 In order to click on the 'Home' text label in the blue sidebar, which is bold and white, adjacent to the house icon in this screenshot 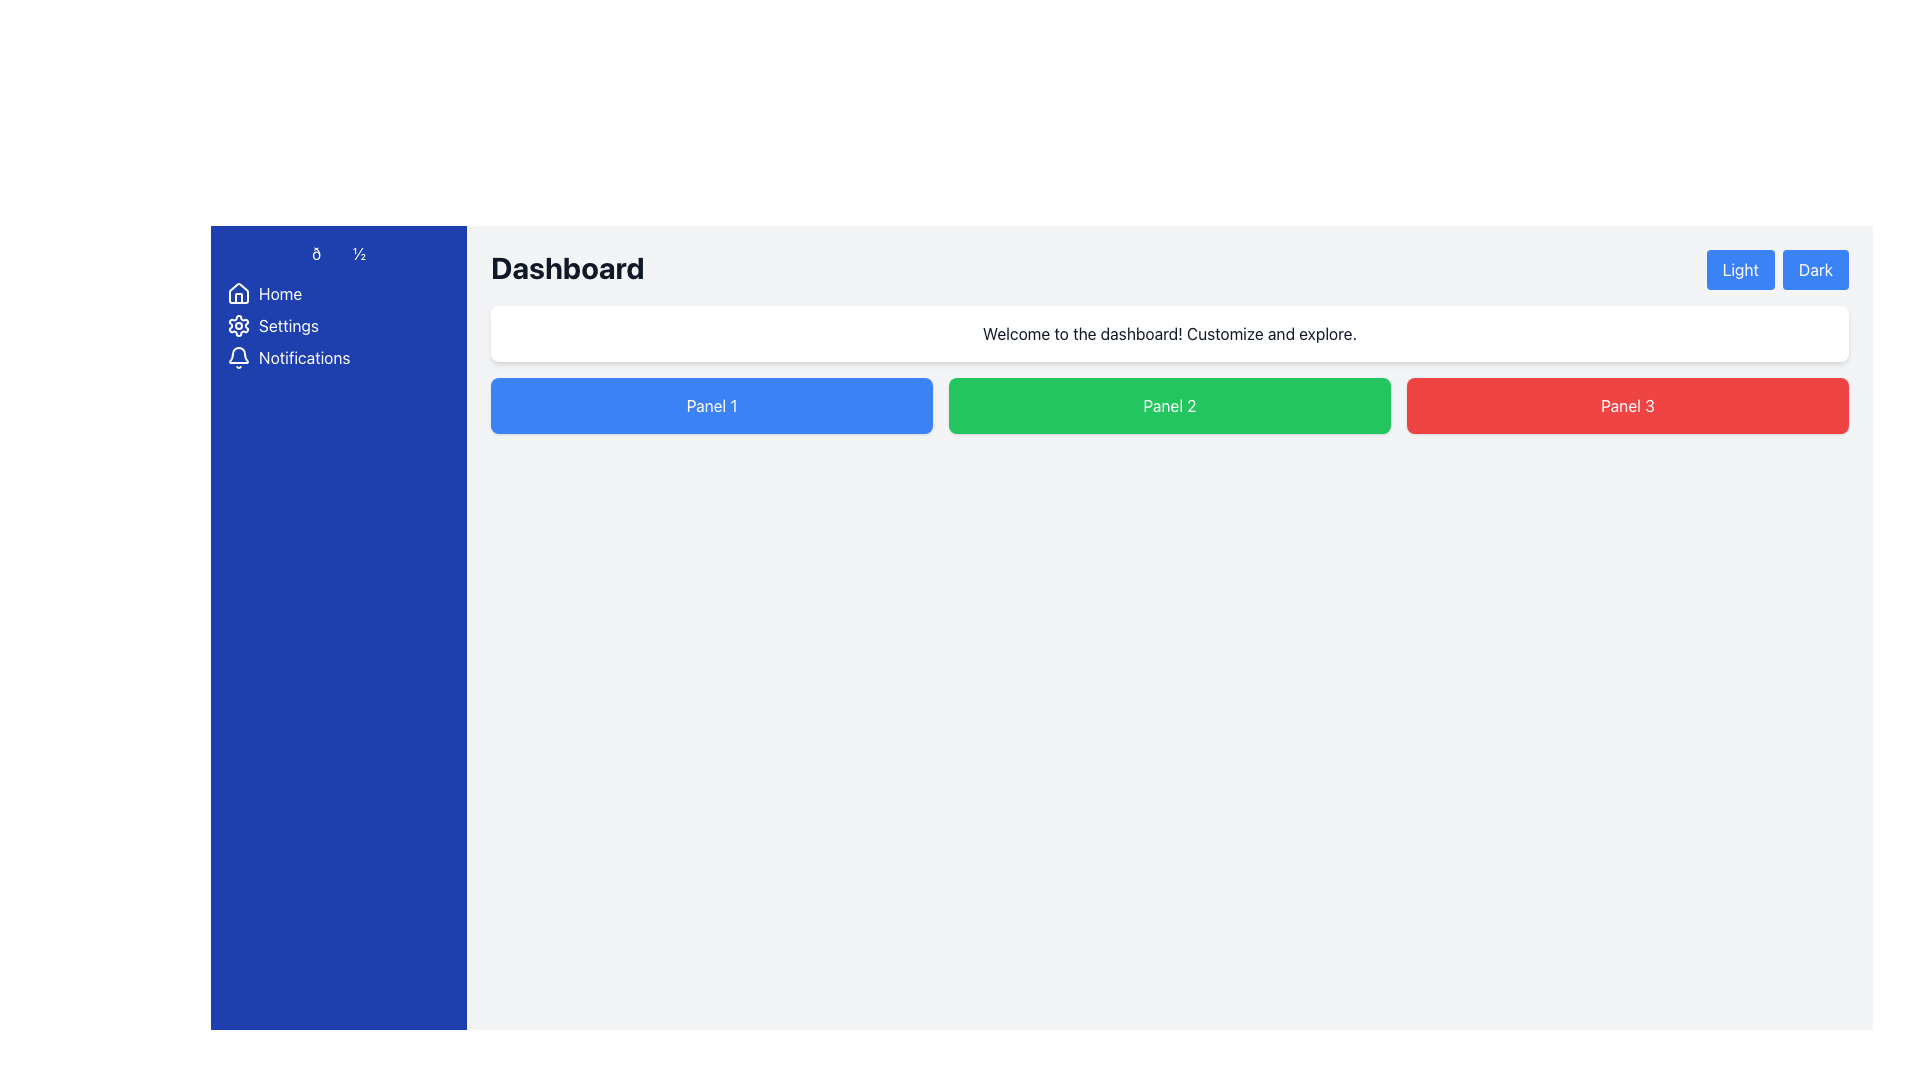, I will do `click(279, 293)`.